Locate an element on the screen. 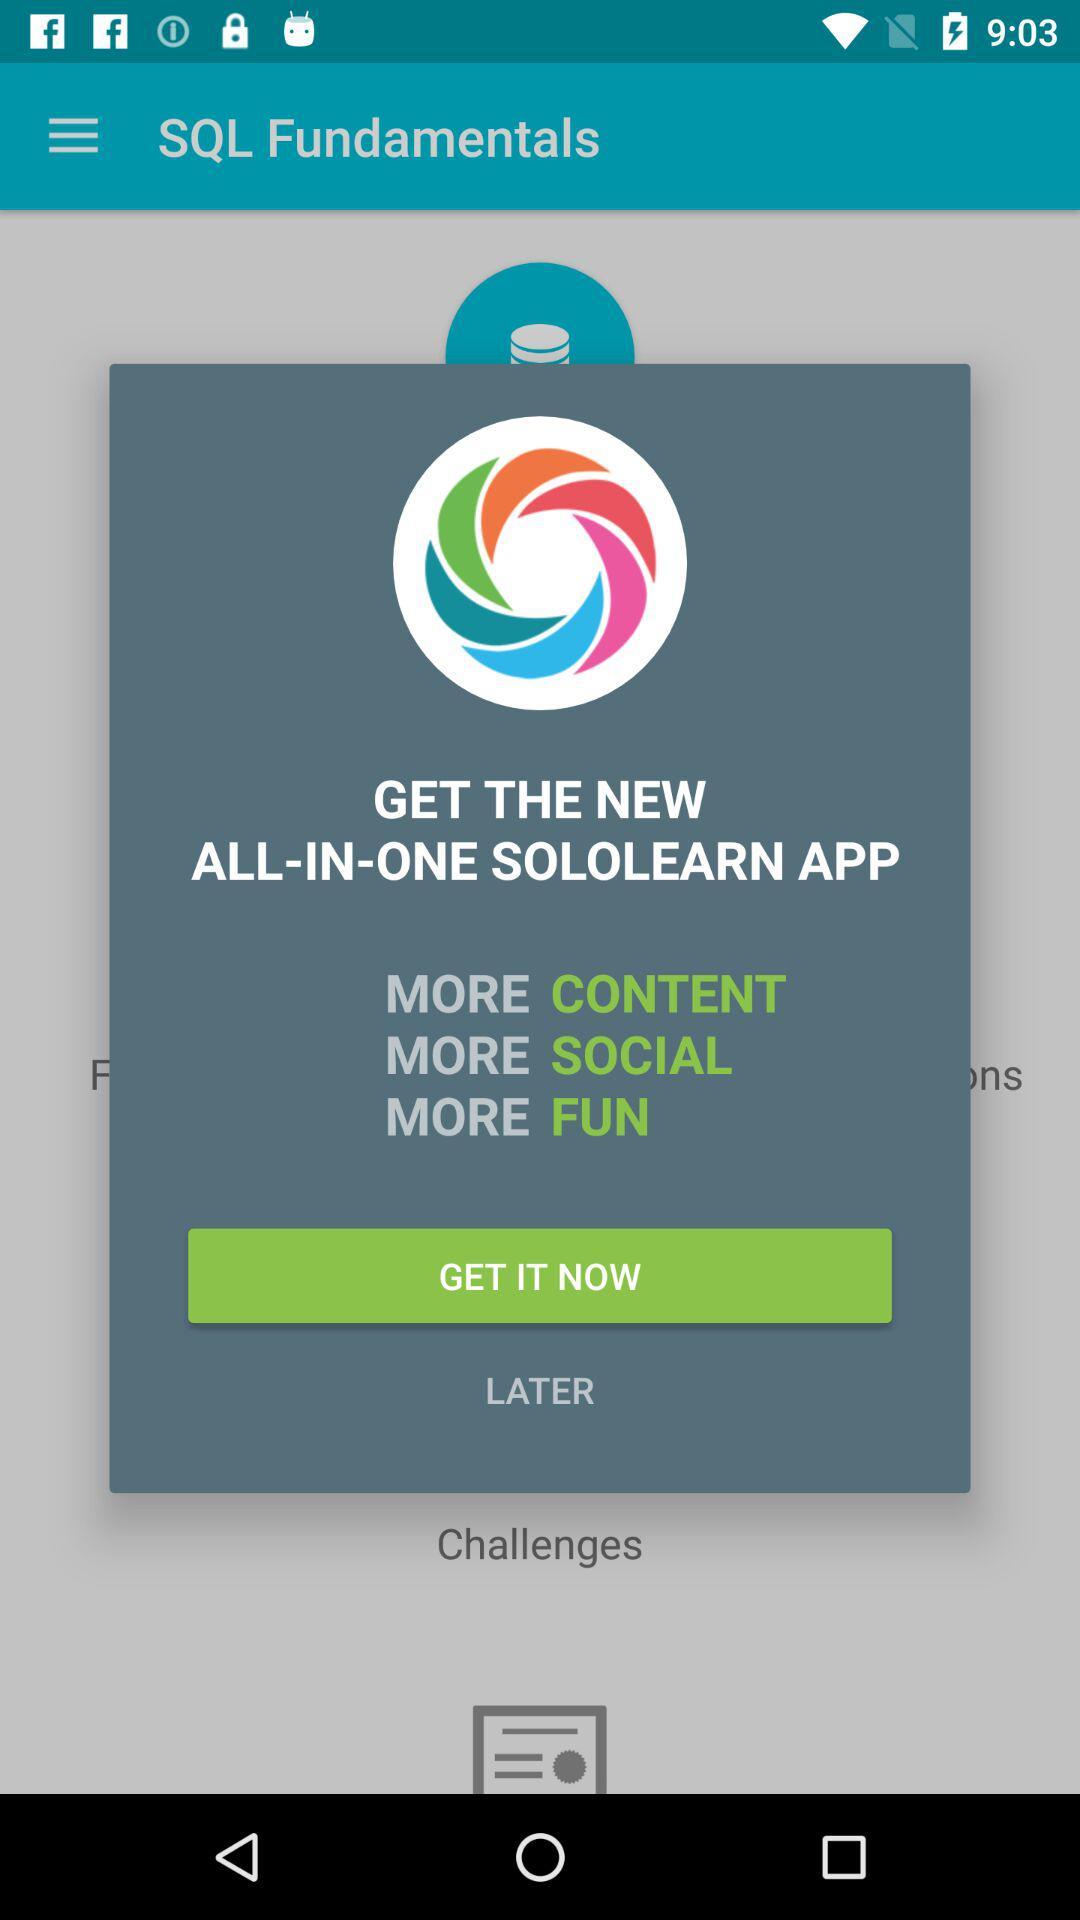 The image size is (1080, 1920). the icon above later item is located at coordinates (540, 1274).